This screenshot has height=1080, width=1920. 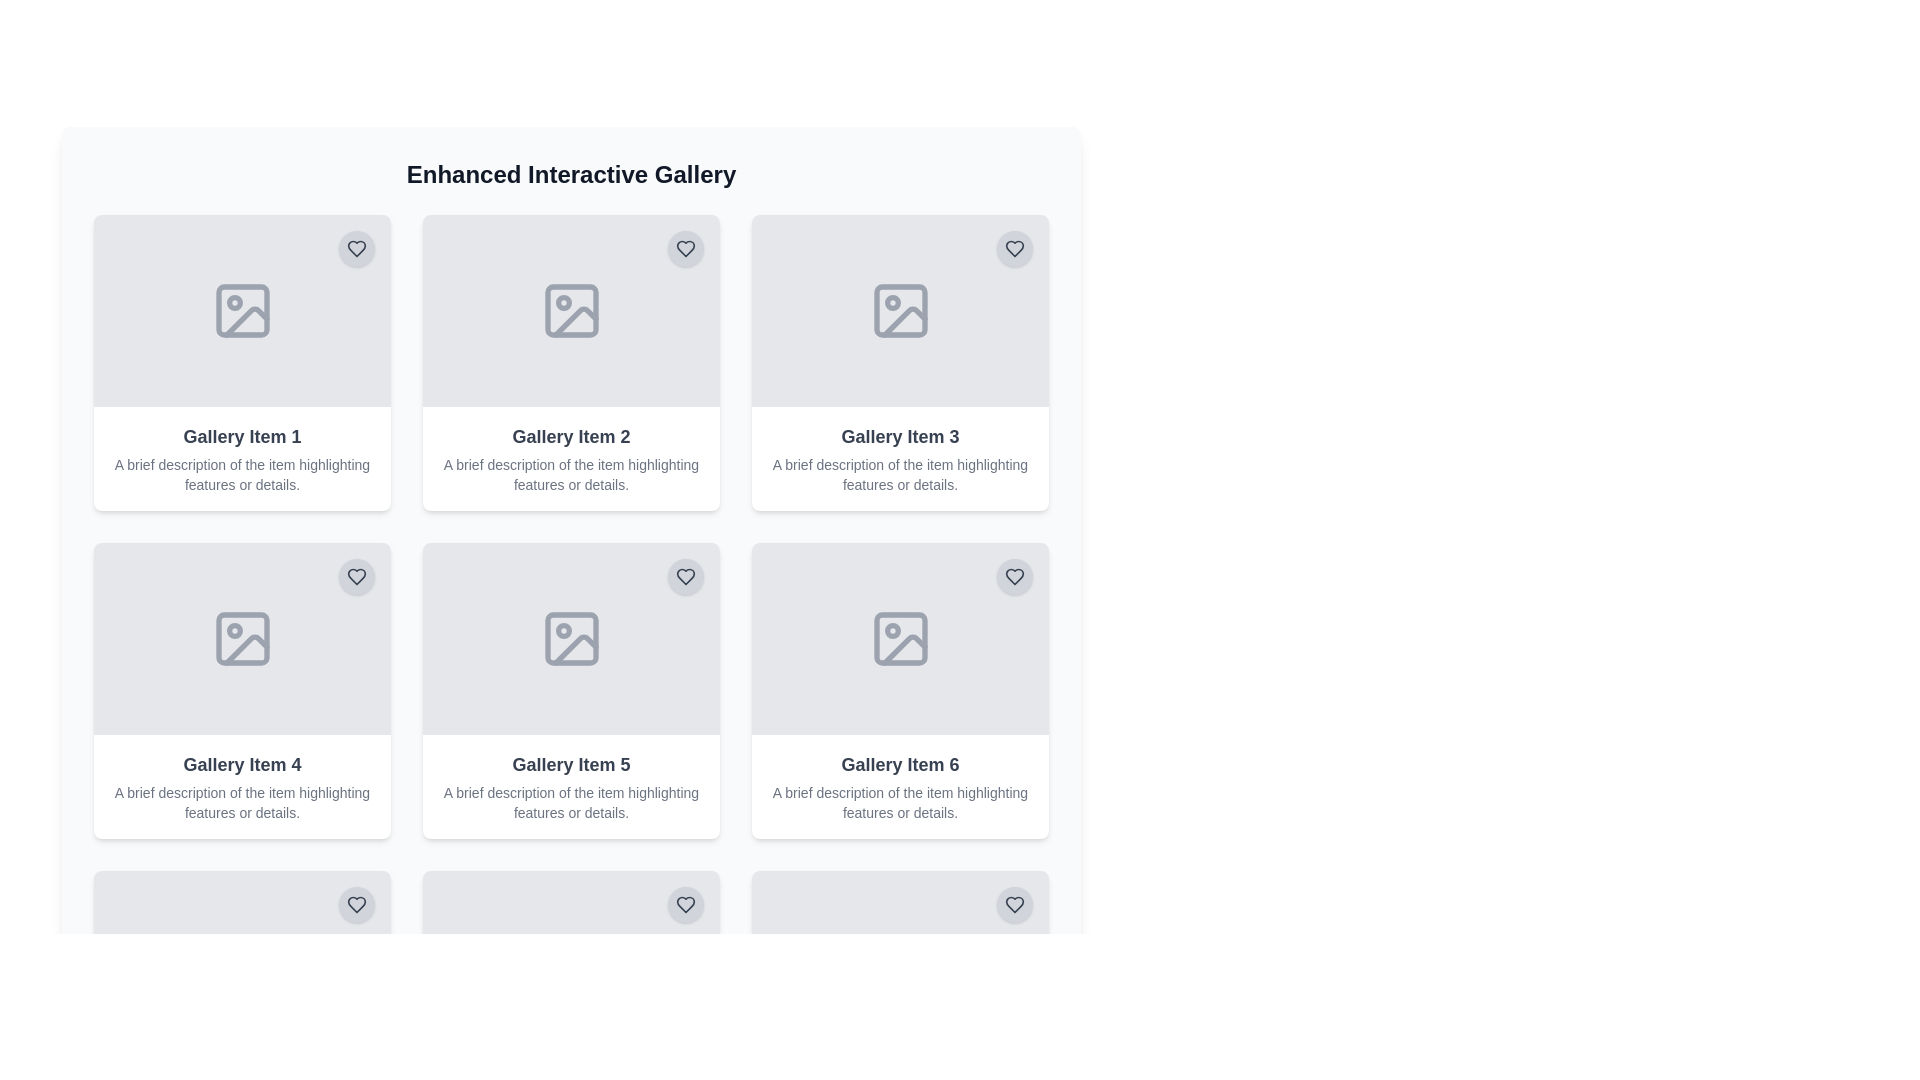 I want to click on the 'like' or 'favorite' button located at the top right corner of the card labeled 'Gallery Item 6', so click(x=1014, y=577).